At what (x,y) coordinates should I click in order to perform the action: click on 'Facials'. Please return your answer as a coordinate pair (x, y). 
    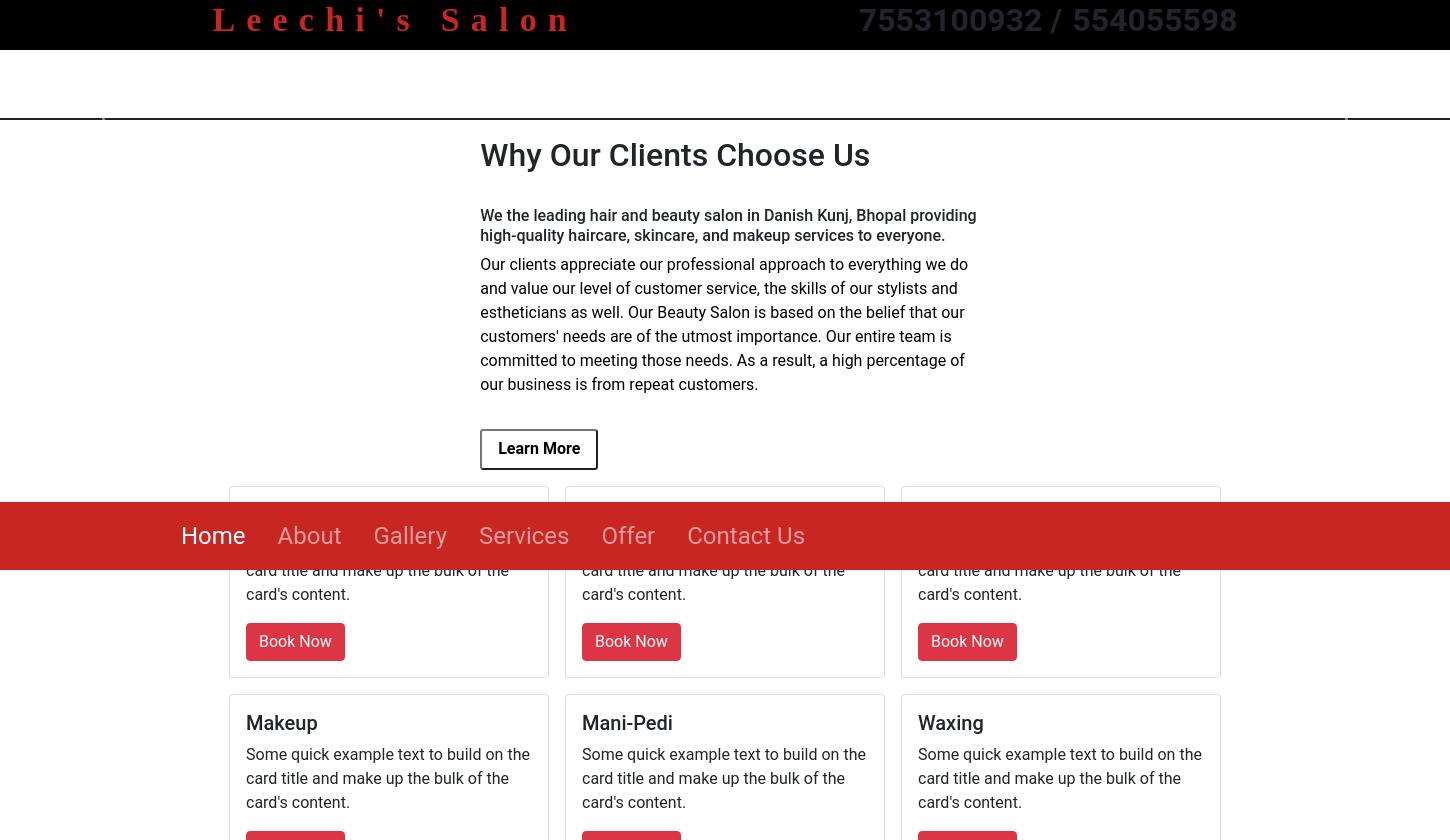
    Looking at the image, I should click on (948, 12).